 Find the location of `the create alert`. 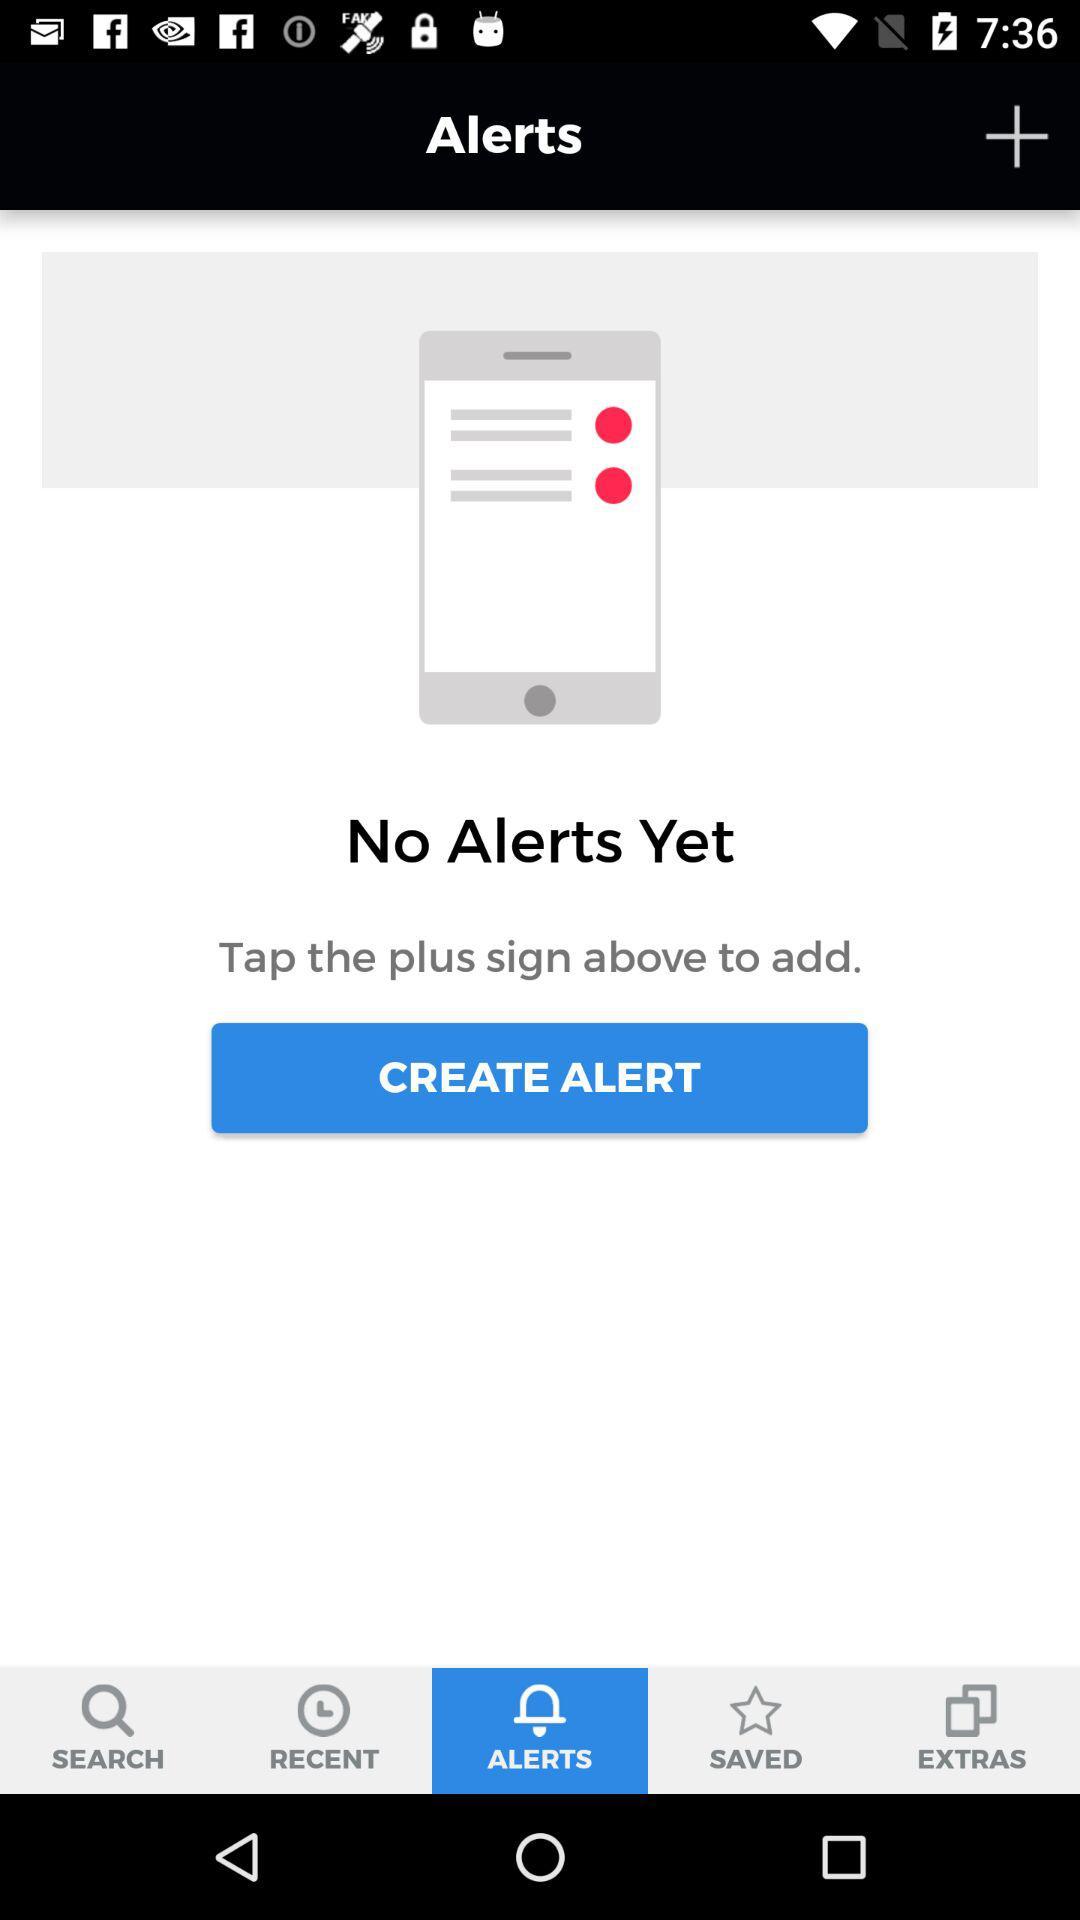

the create alert is located at coordinates (538, 1077).